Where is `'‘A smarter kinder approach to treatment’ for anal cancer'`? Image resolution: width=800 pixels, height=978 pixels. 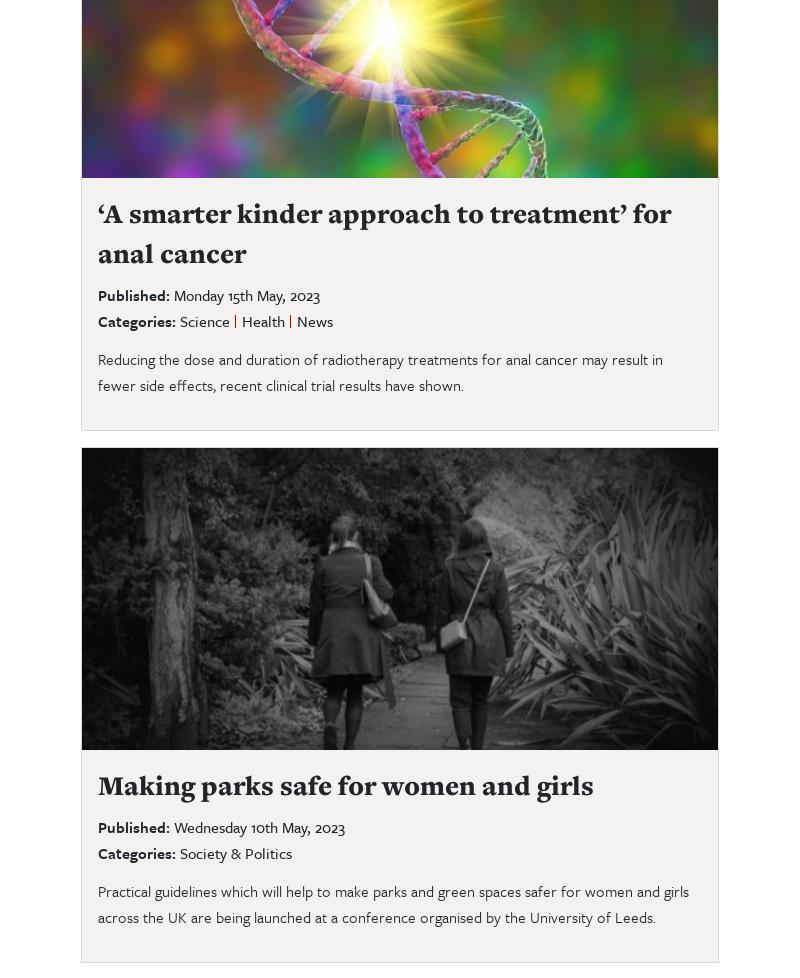
'‘A smarter kinder approach to treatment’ for anal cancer' is located at coordinates (98, 232).